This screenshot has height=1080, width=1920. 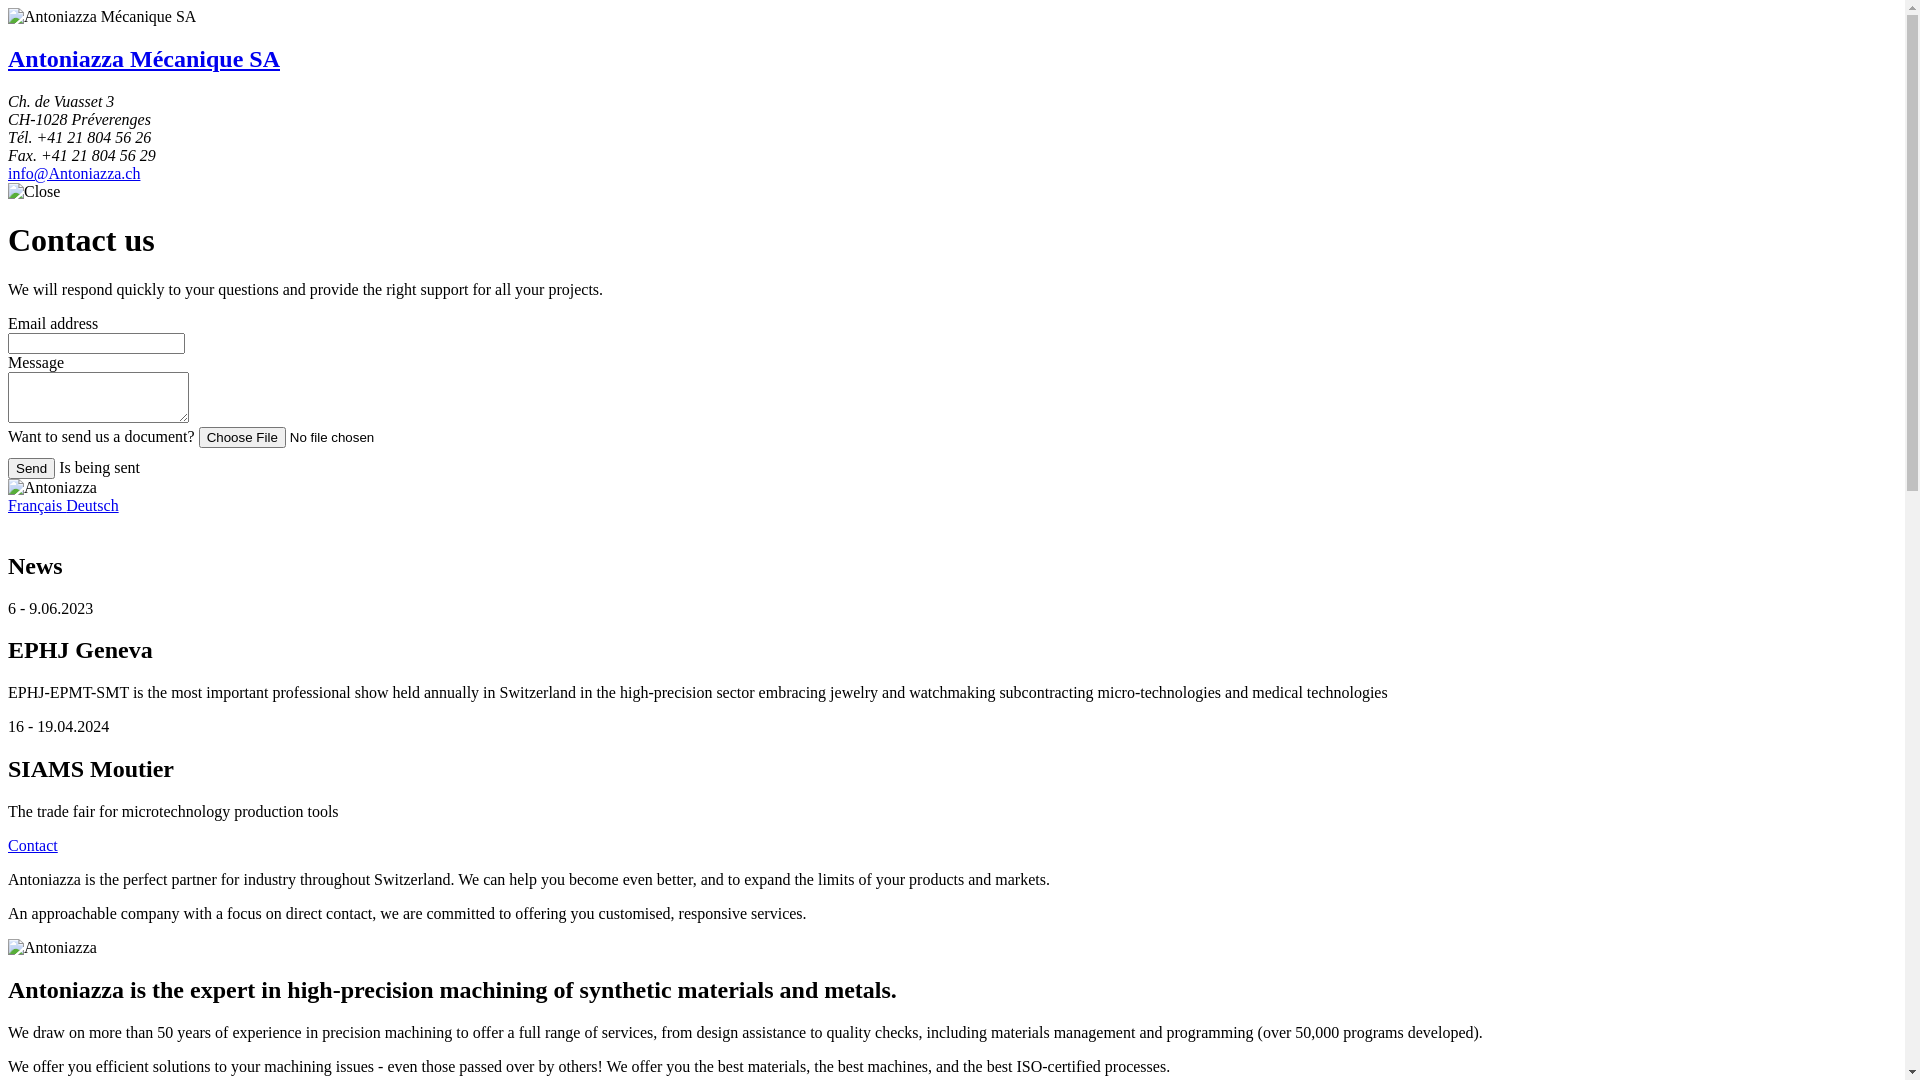 What do you see at coordinates (90, 504) in the screenshot?
I see `'Deutsch'` at bounding box center [90, 504].